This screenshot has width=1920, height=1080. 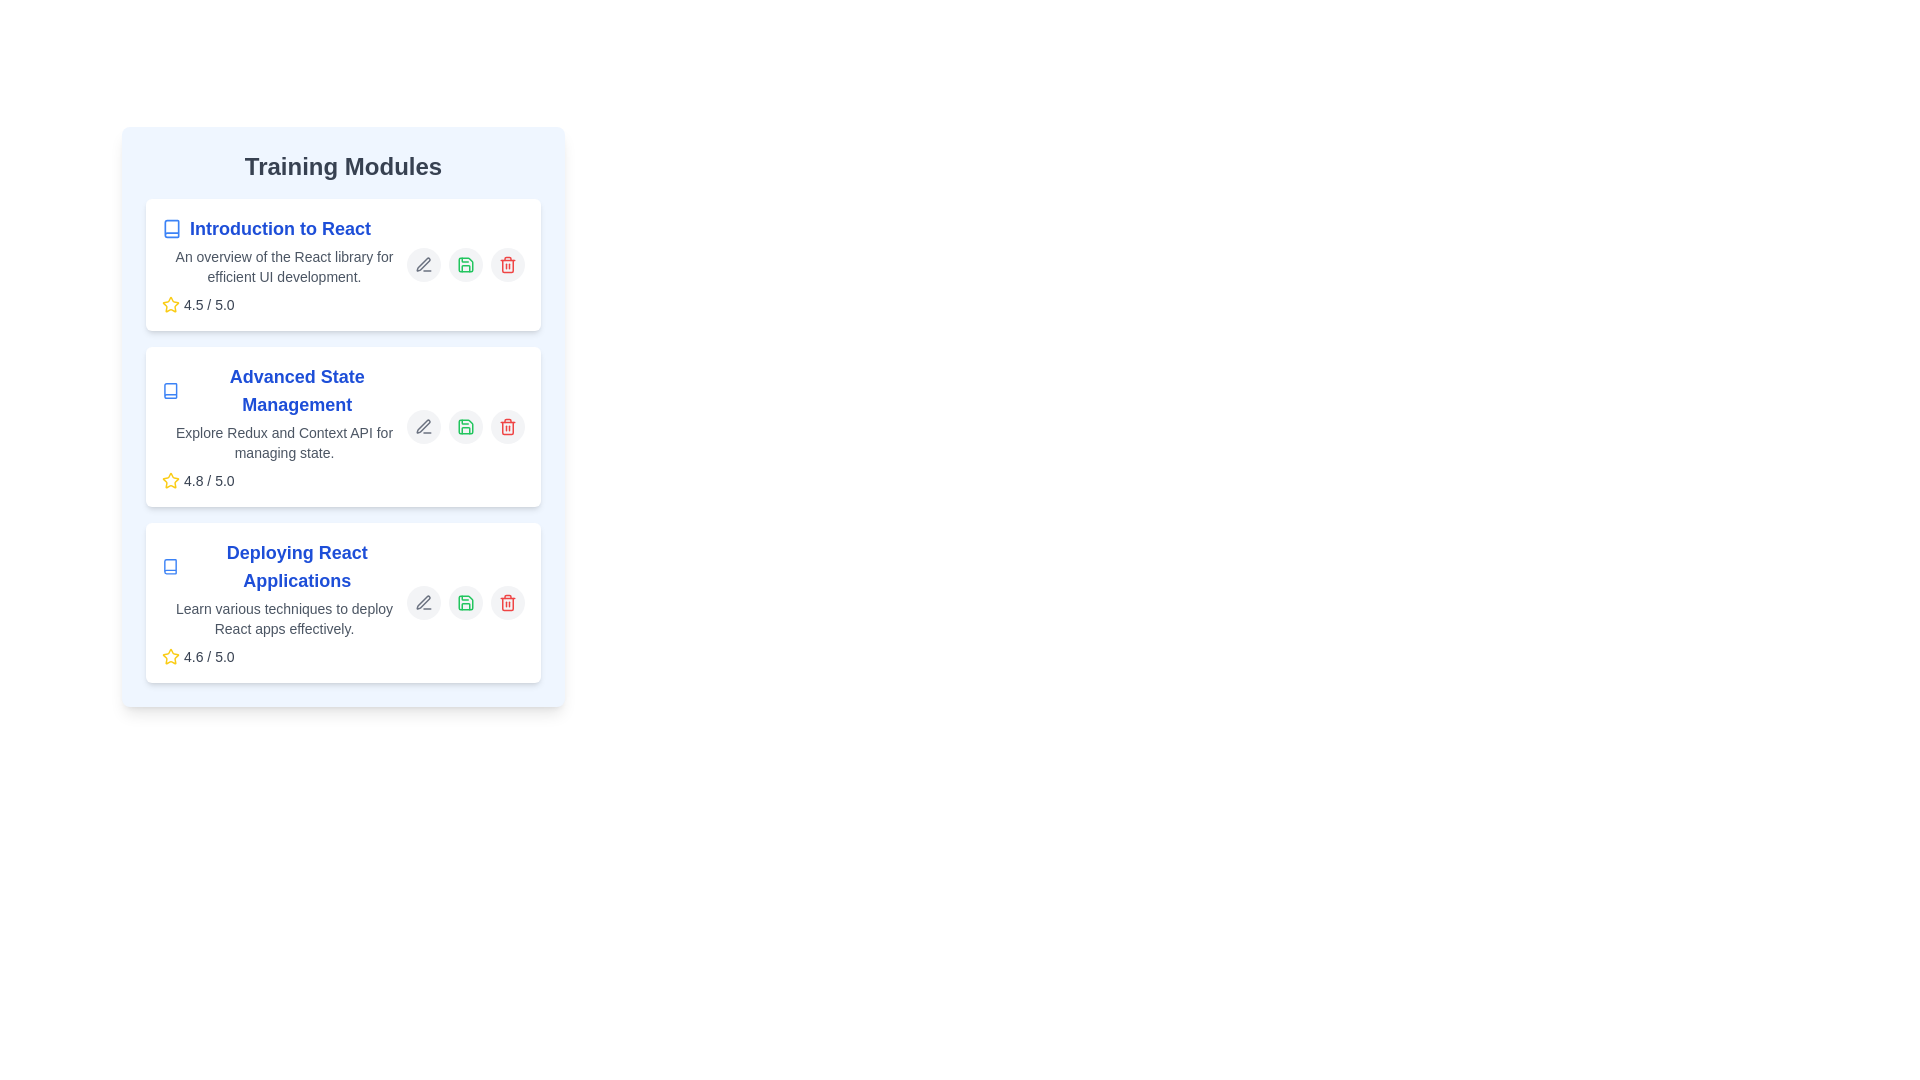 What do you see at coordinates (172, 227) in the screenshot?
I see `the book icon located to the left of the 'Introduction to React' module title, which indicates instructional content` at bounding box center [172, 227].